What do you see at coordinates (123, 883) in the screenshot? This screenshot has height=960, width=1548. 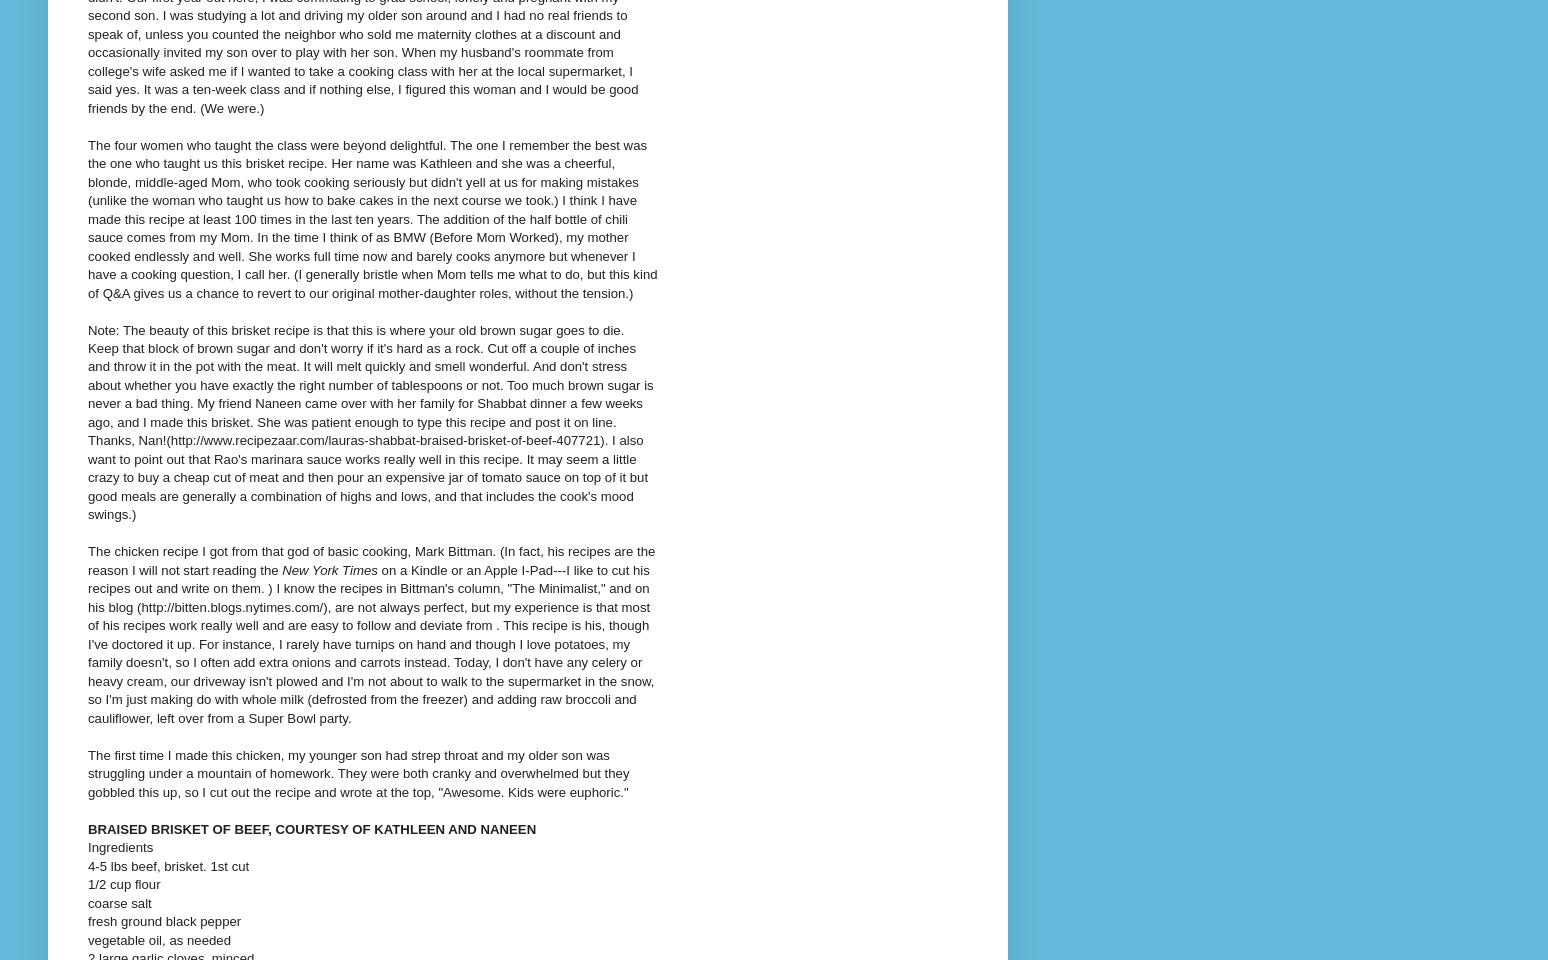 I see `'1/2 cup flour'` at bounding box center [123, 883].